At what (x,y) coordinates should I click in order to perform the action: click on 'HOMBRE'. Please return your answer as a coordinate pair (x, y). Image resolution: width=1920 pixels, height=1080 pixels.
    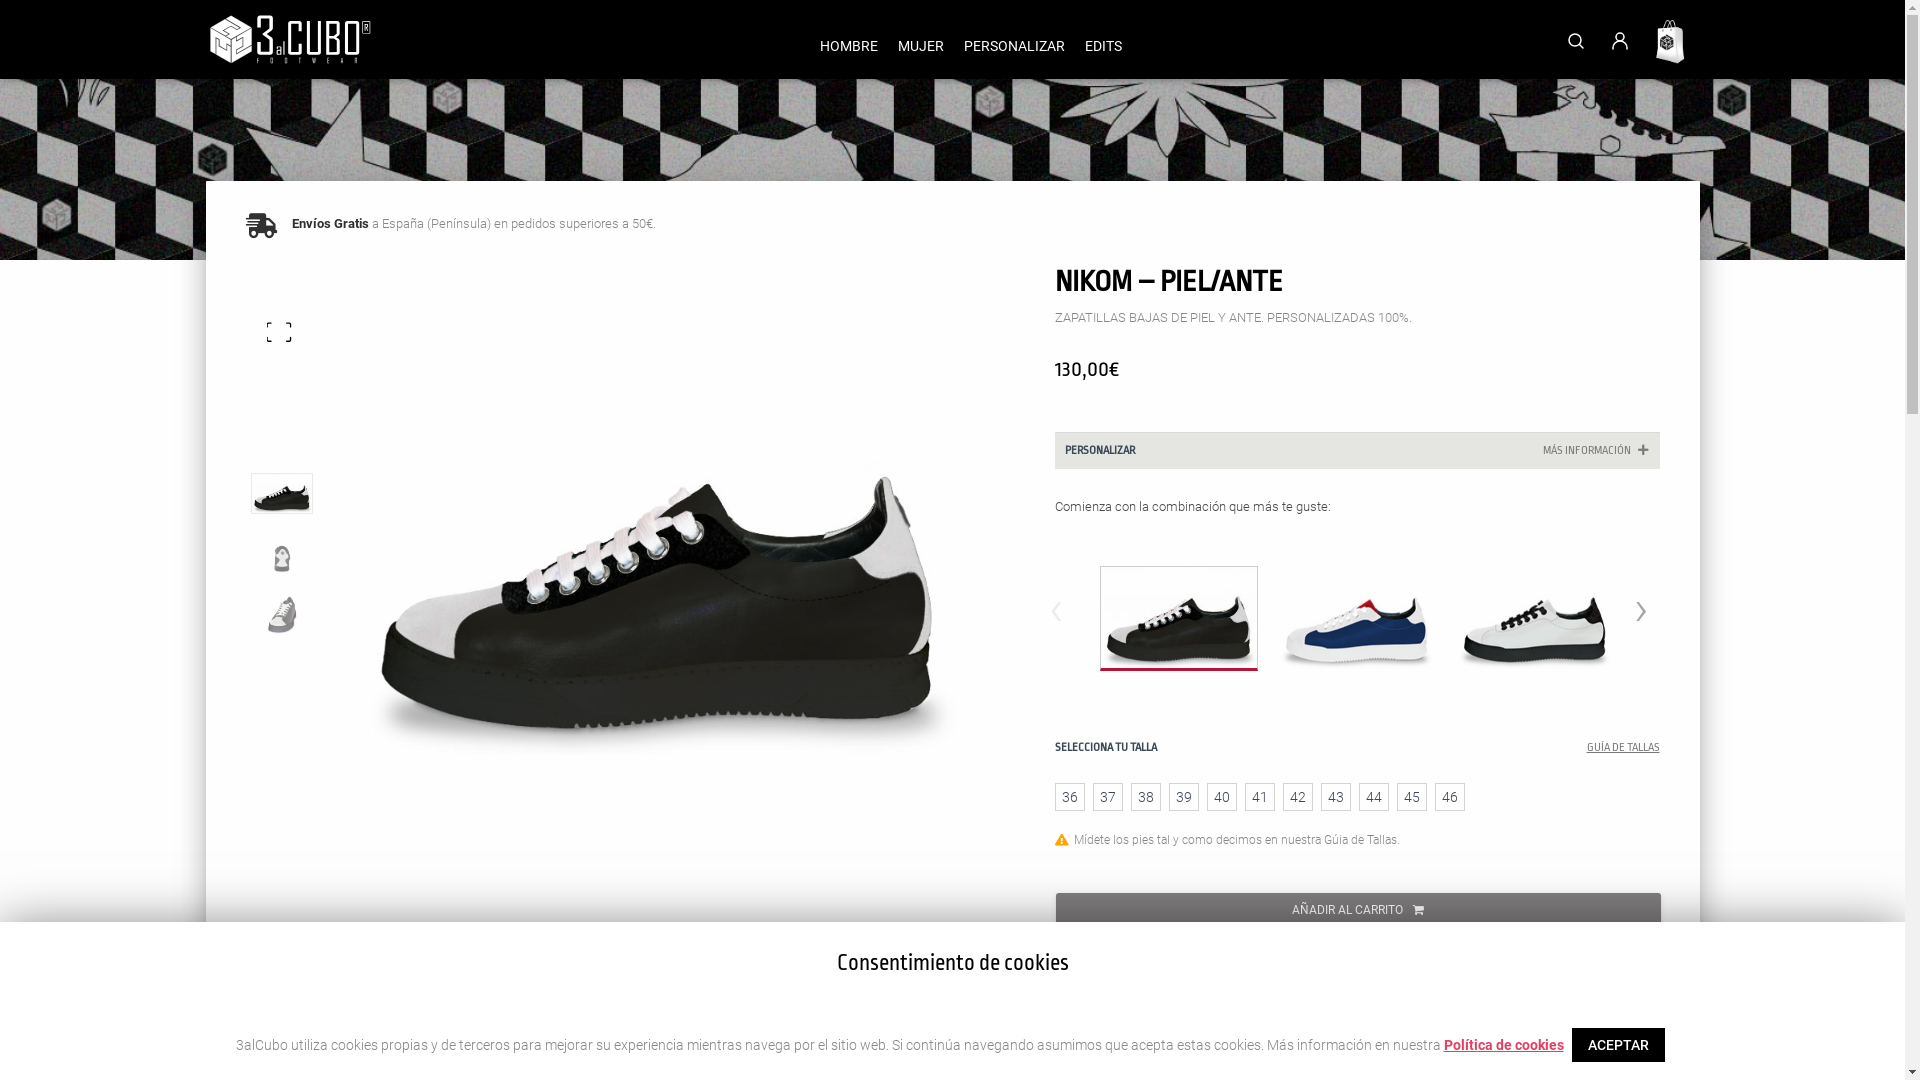
    Looking at the image, I should click on (849, 45).